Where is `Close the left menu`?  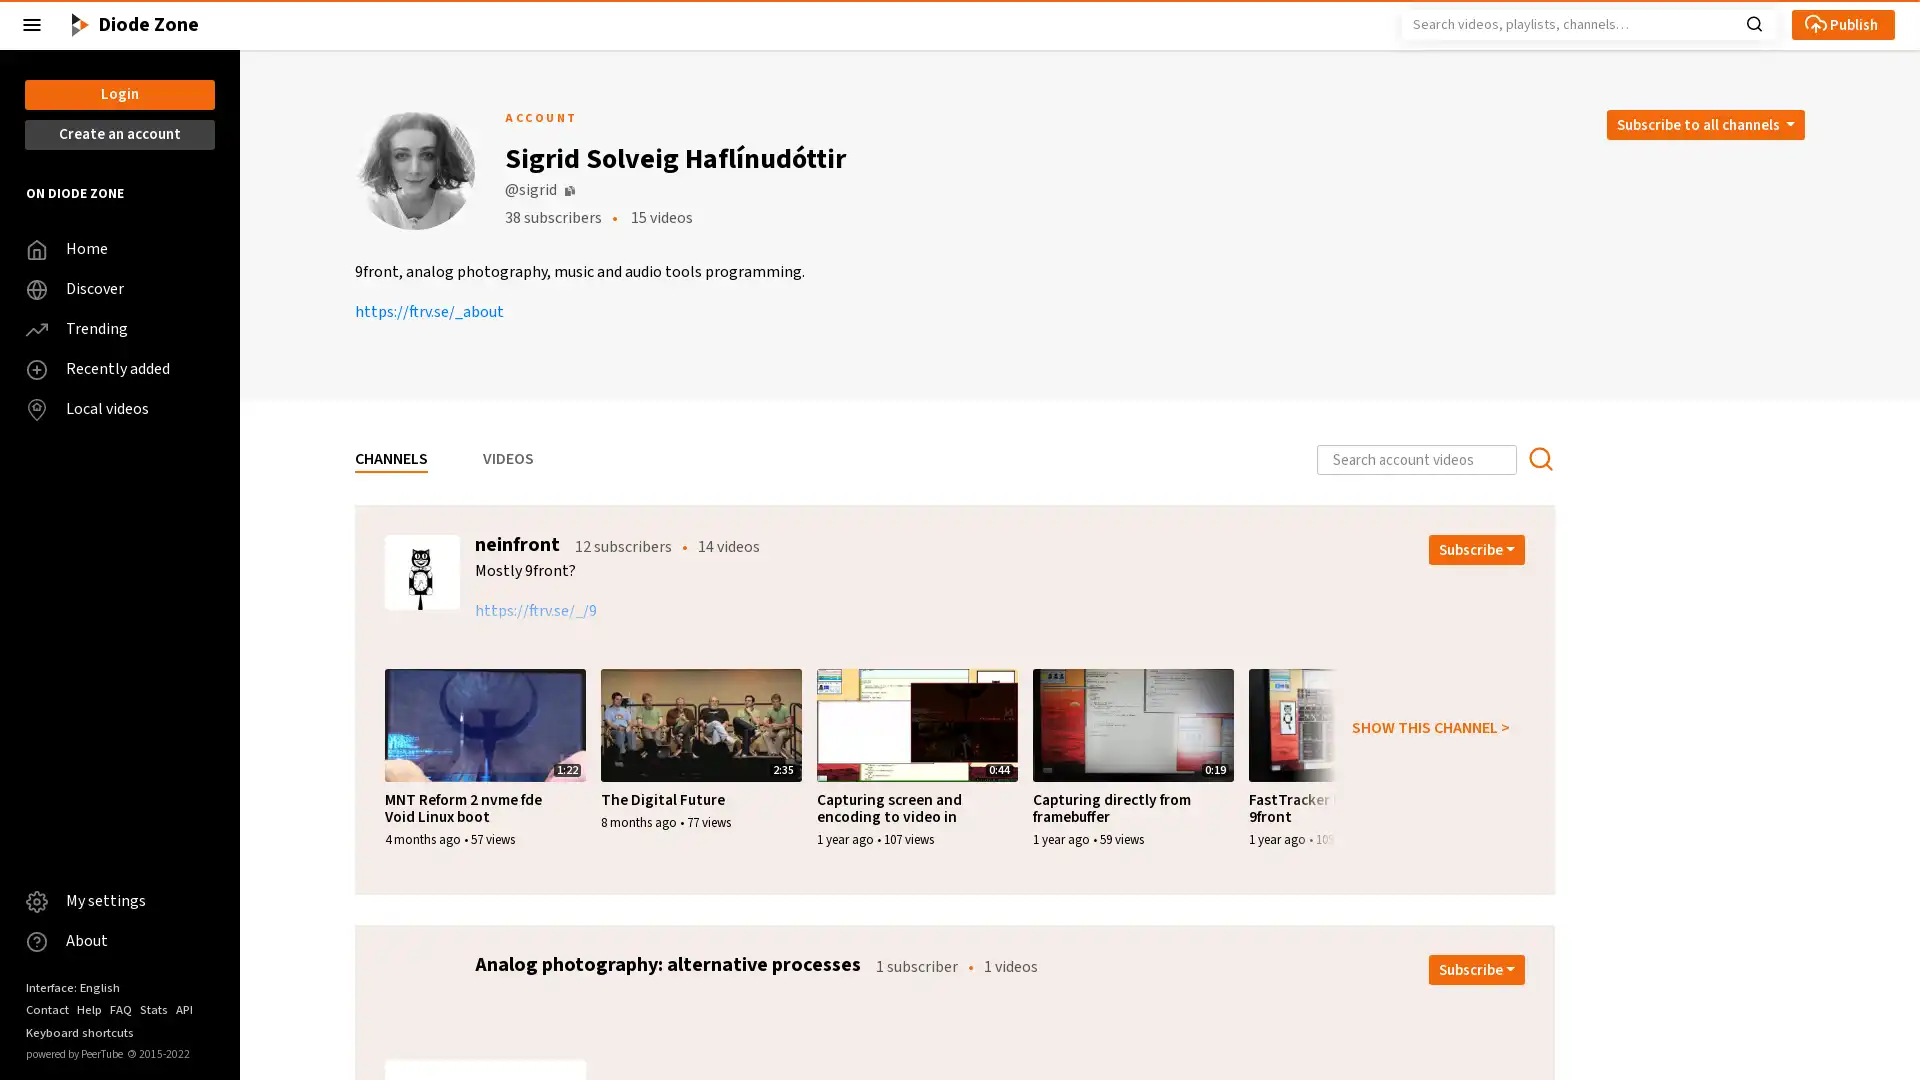 Close the left menu is located at coordinates (32, 24).